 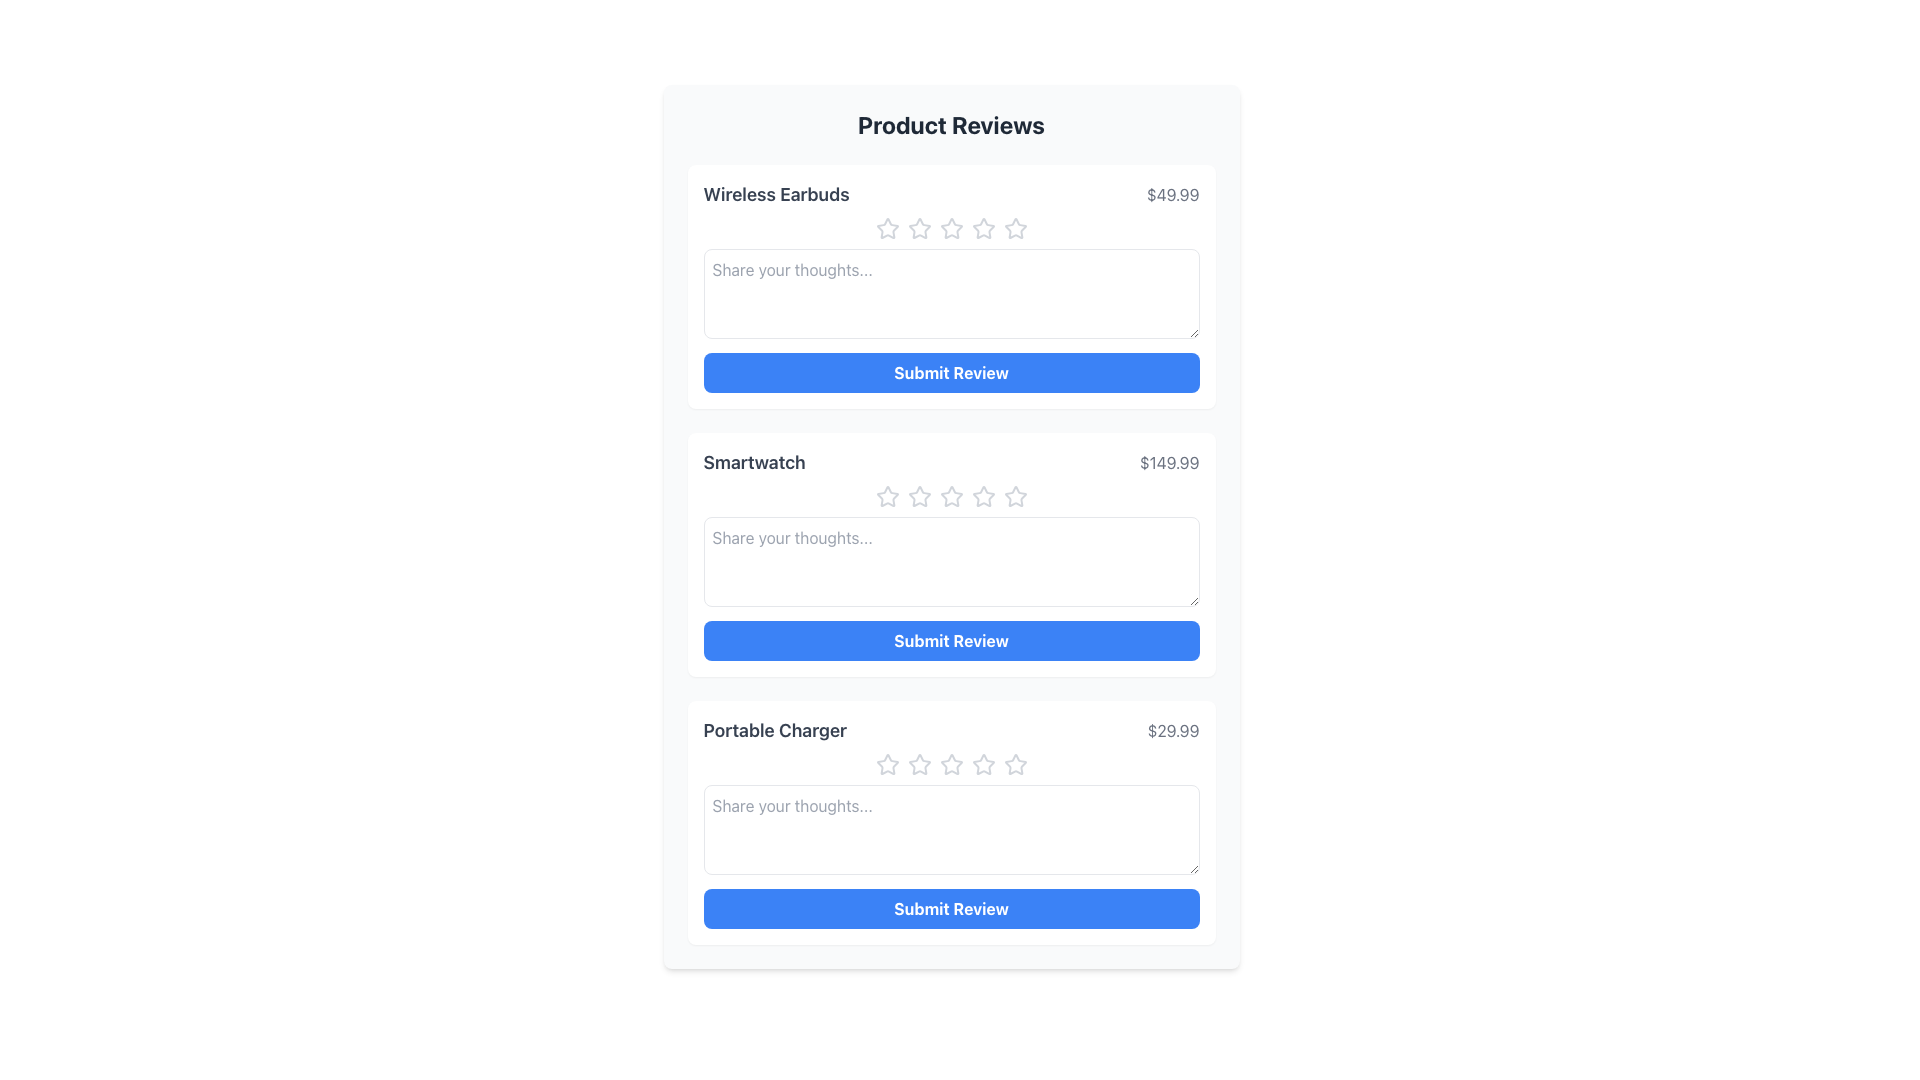 What do you see at coordinates (983, 764) in the screenshot?
I see `the fourth star icon in the Portable Charger review section to rate it with four stars` at bounding box center [983, 764].